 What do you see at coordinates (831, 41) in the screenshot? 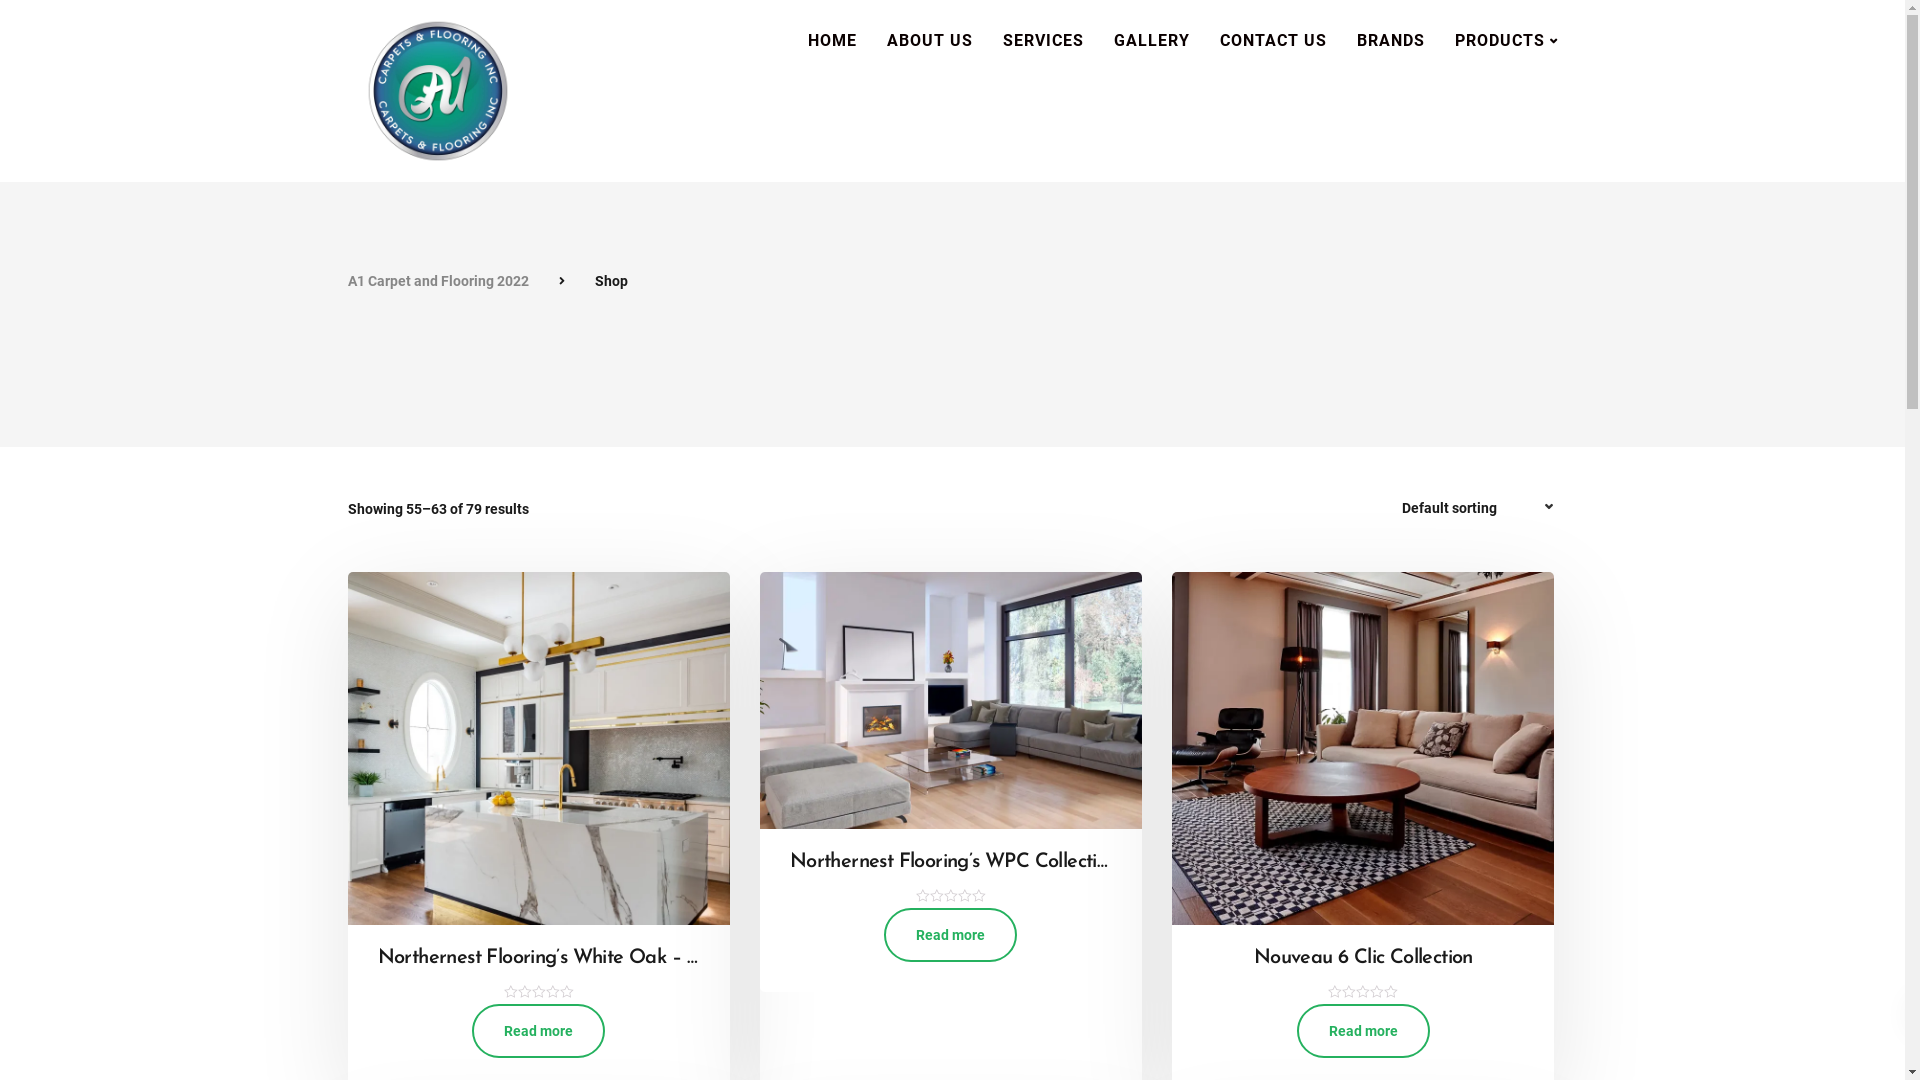
I see `'HOME'` at bounding box center [831, 41].